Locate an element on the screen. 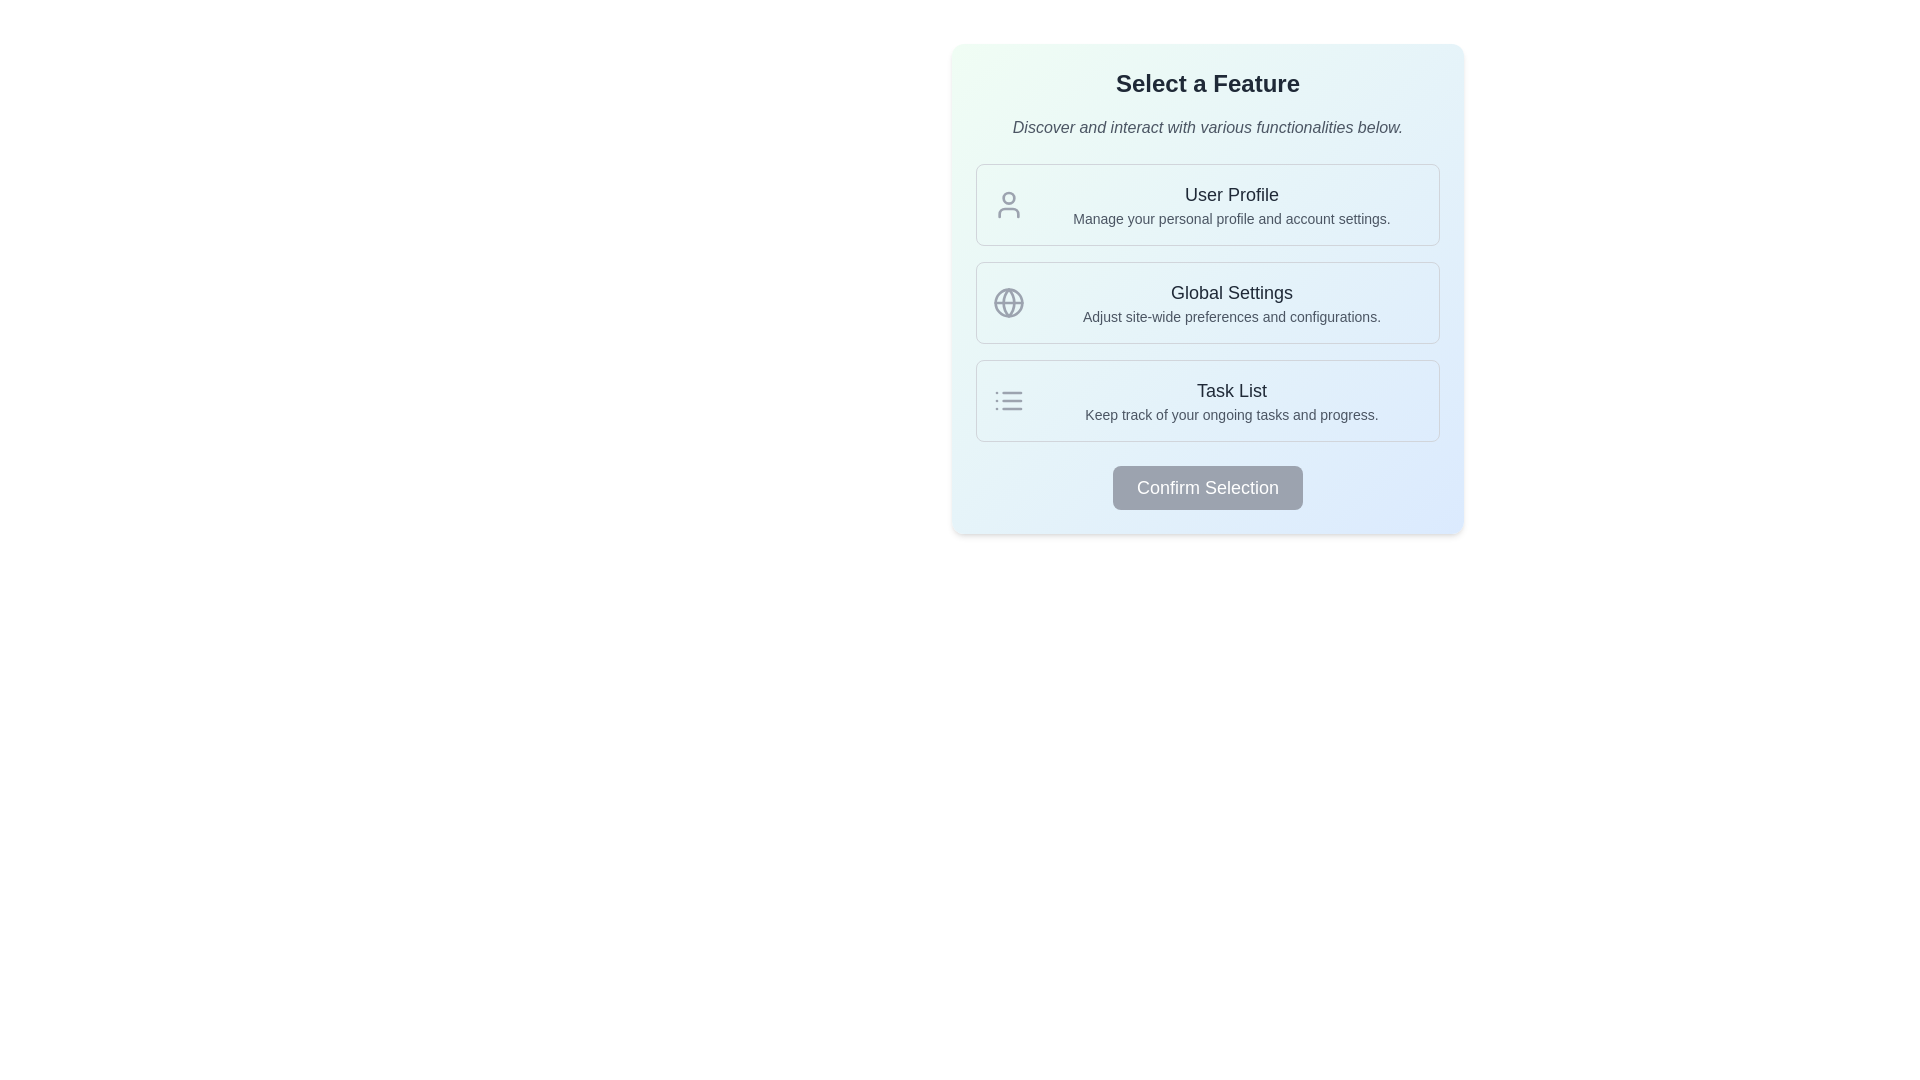 Image resolution: width=1920 pixels, height=1080 pixels. the clickable card labeled 'User Profile' which contains an icon of a user and descriptive text, positioned at the top of a vertical list of options is located at coordinates (1207, 204).